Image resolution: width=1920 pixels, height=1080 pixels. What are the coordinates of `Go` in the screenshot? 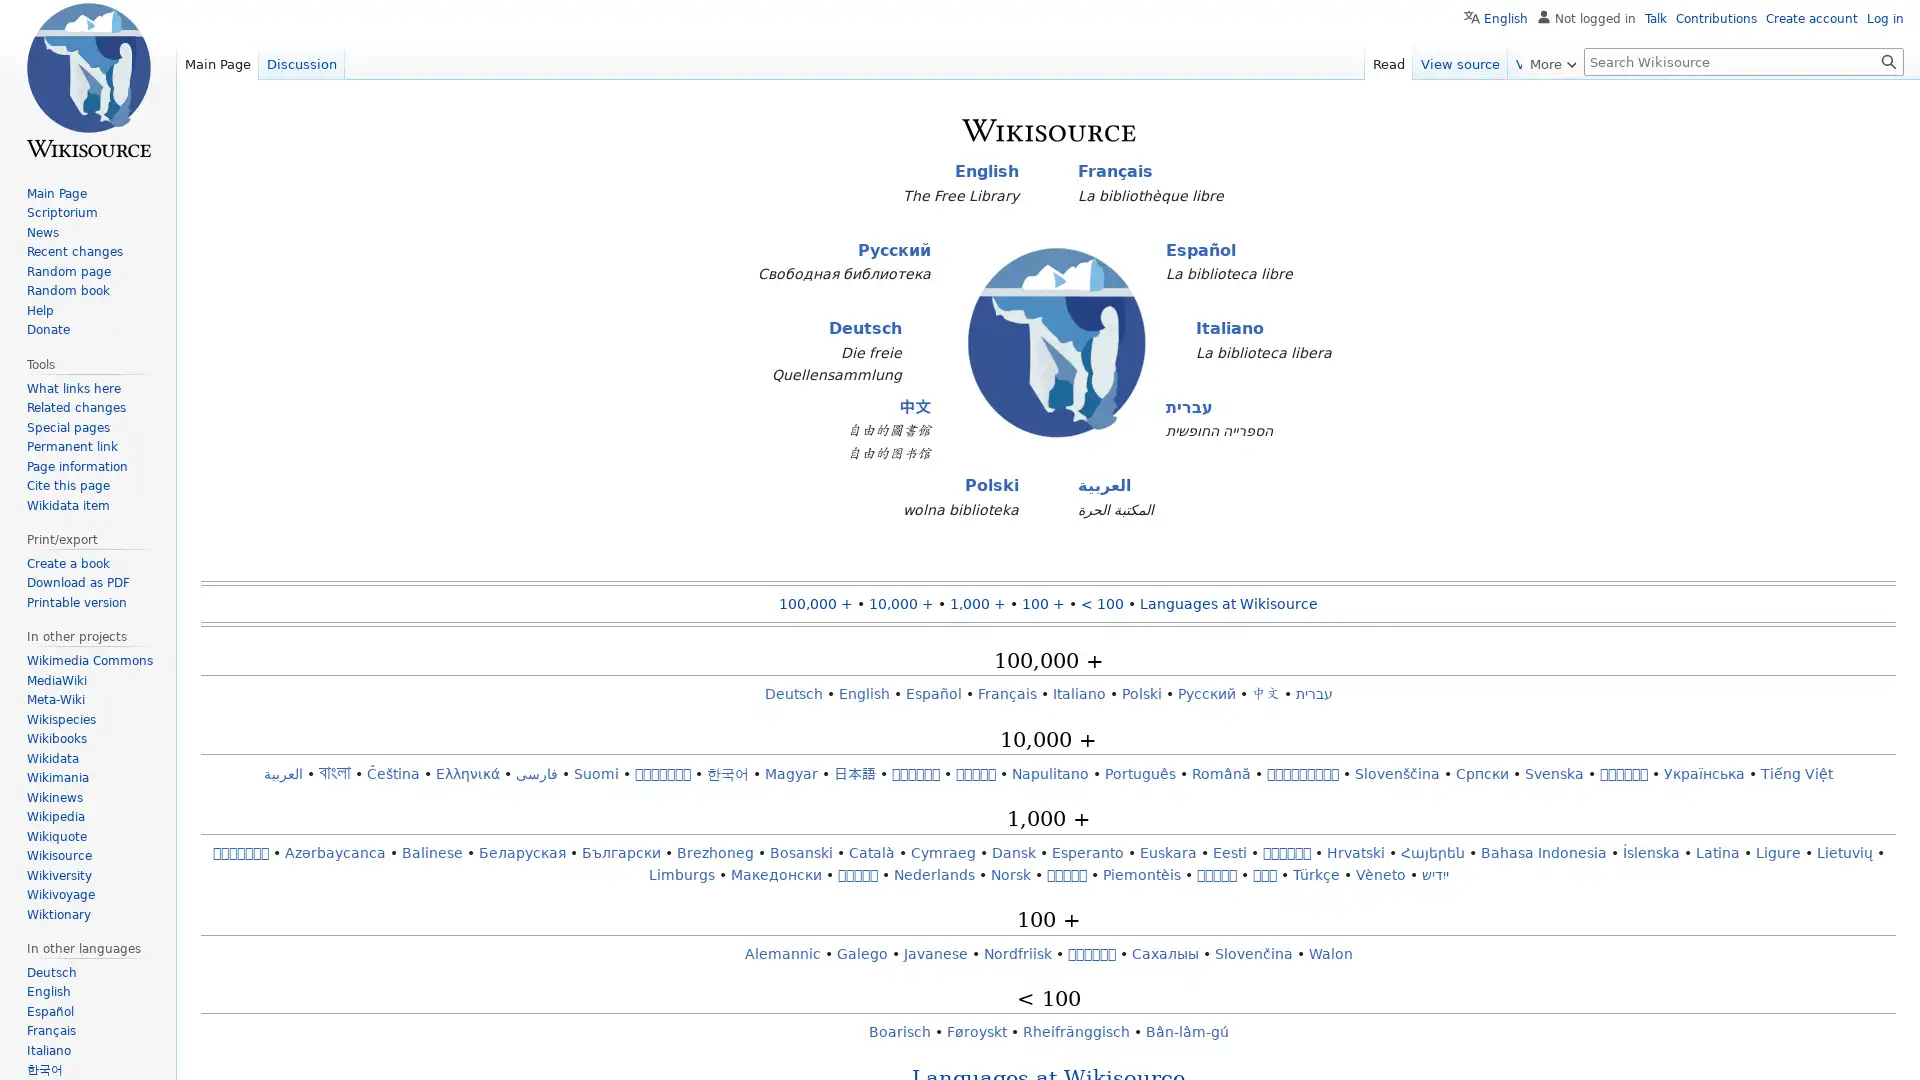 It's located at (1888, 60).